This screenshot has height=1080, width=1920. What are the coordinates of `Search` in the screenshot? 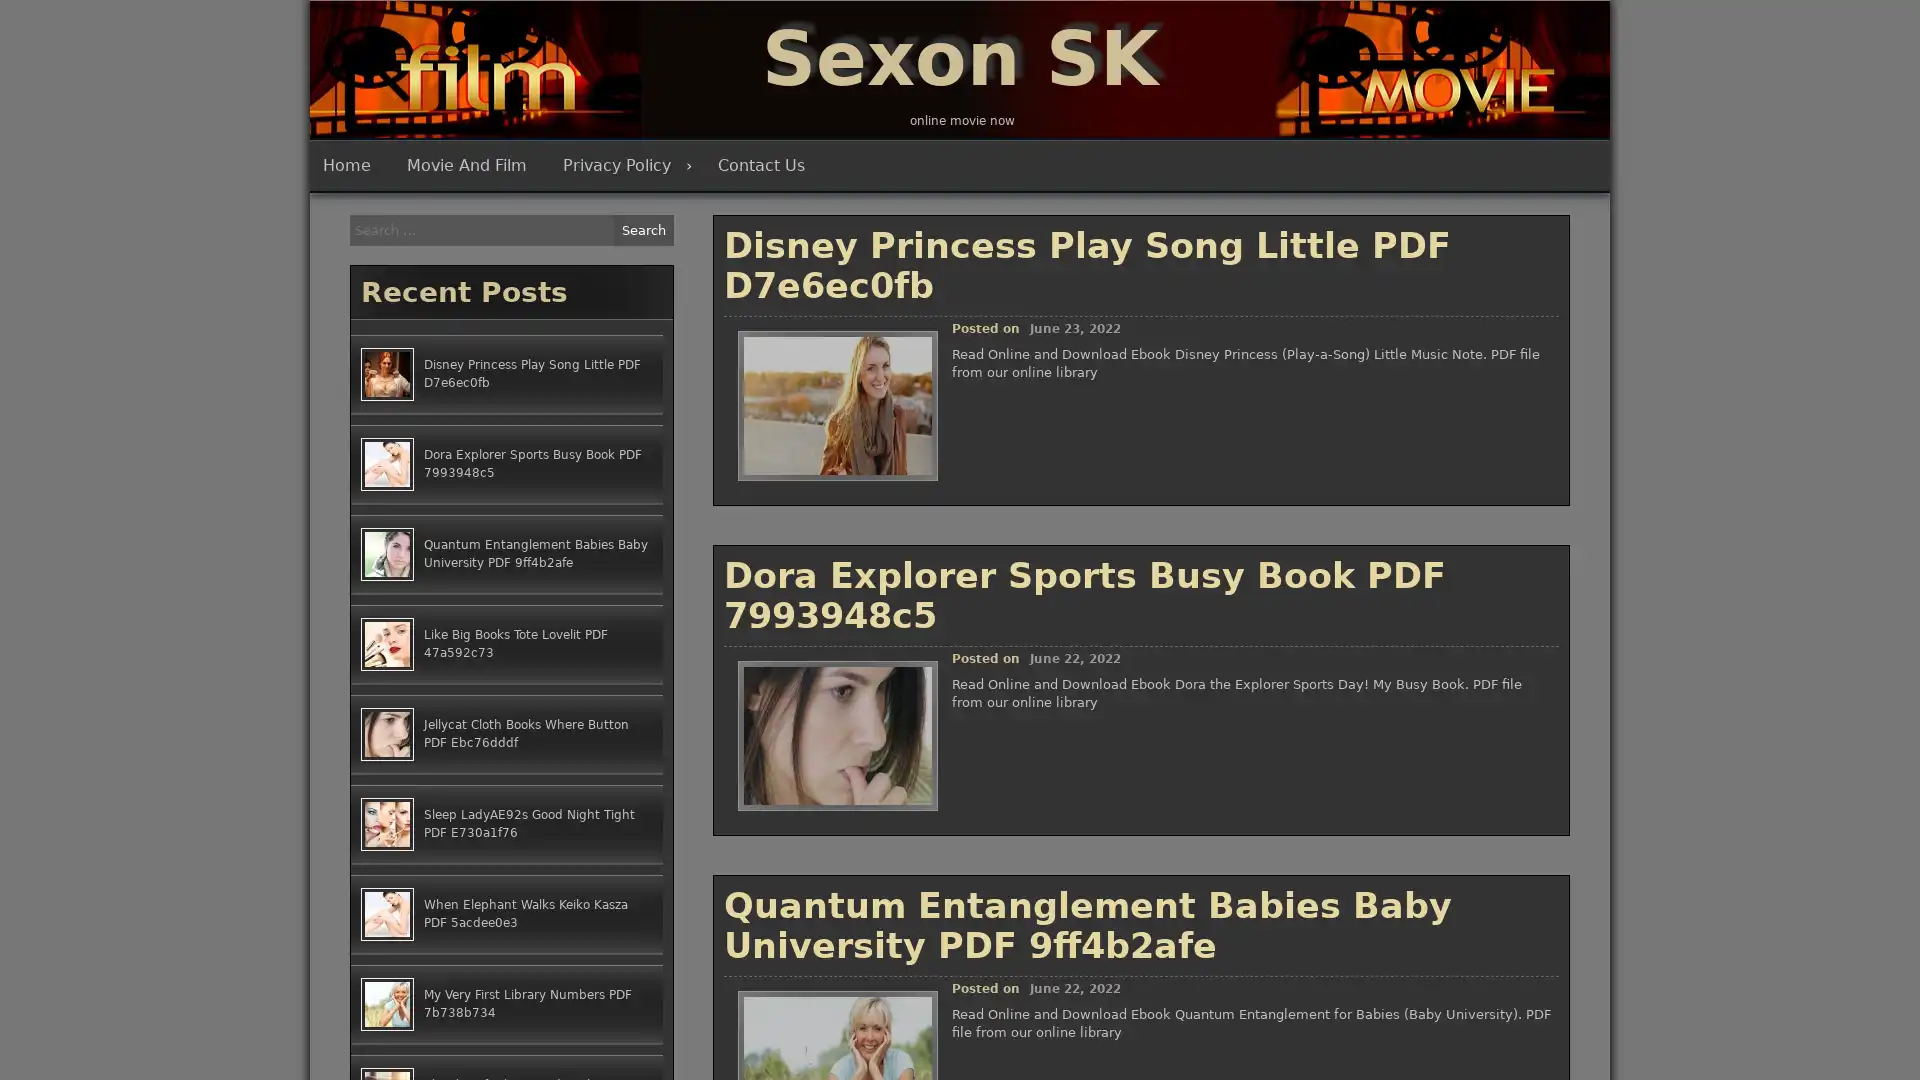 It's located at (643, 229).